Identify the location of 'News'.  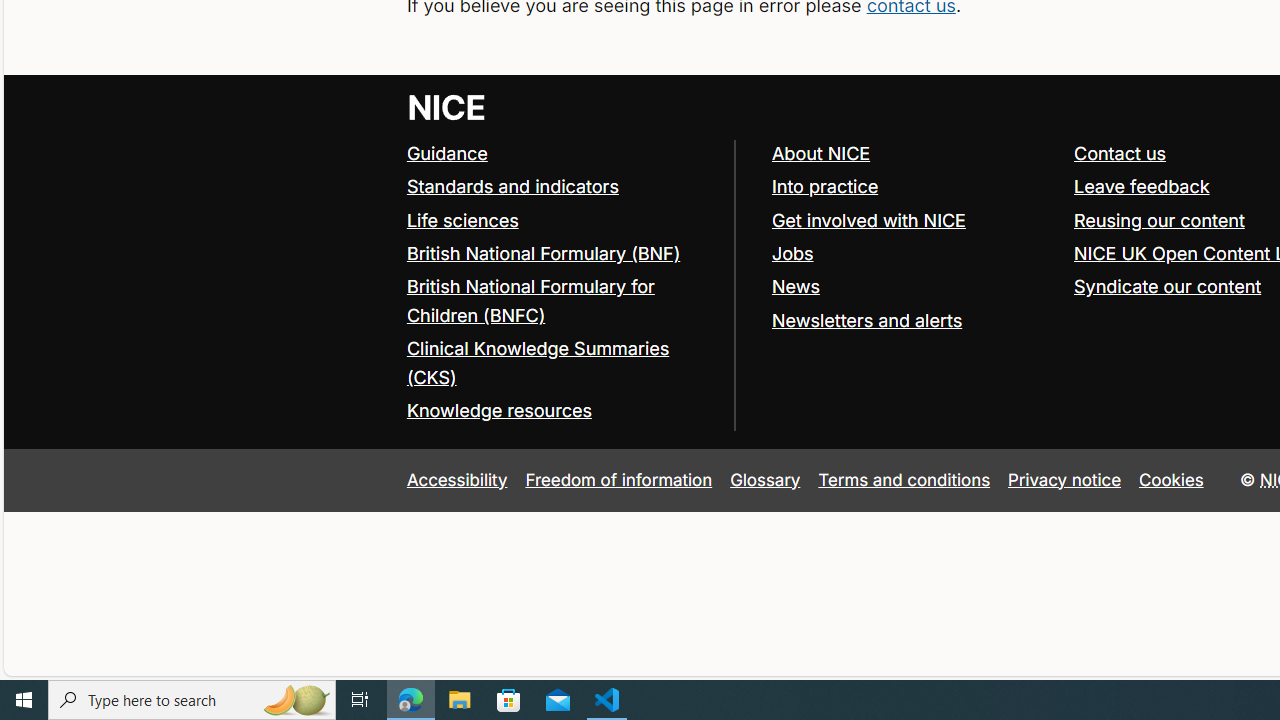
(912, 286).